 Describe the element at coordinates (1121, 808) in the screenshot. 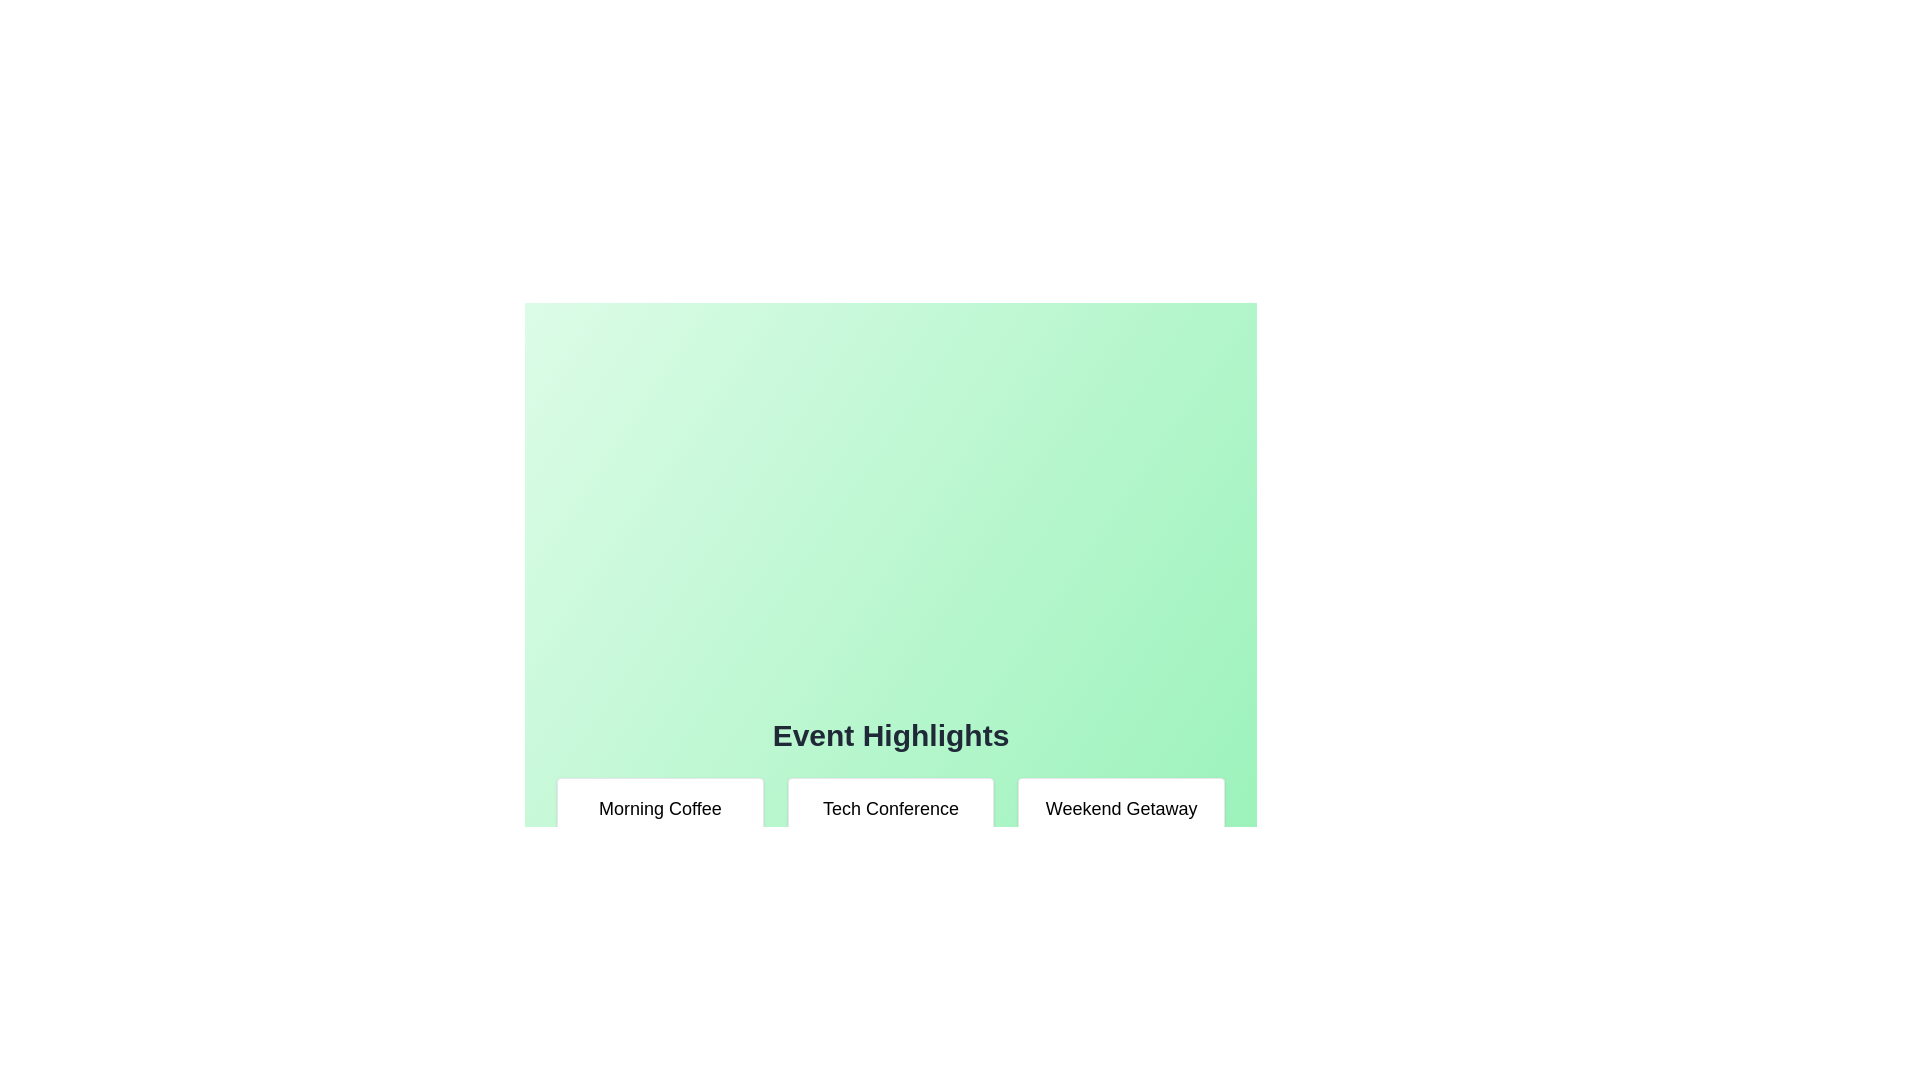

I see `title text of the rightmost card labeled 'Weekend Getaway' in the 'Event Highlights' section` at that location.